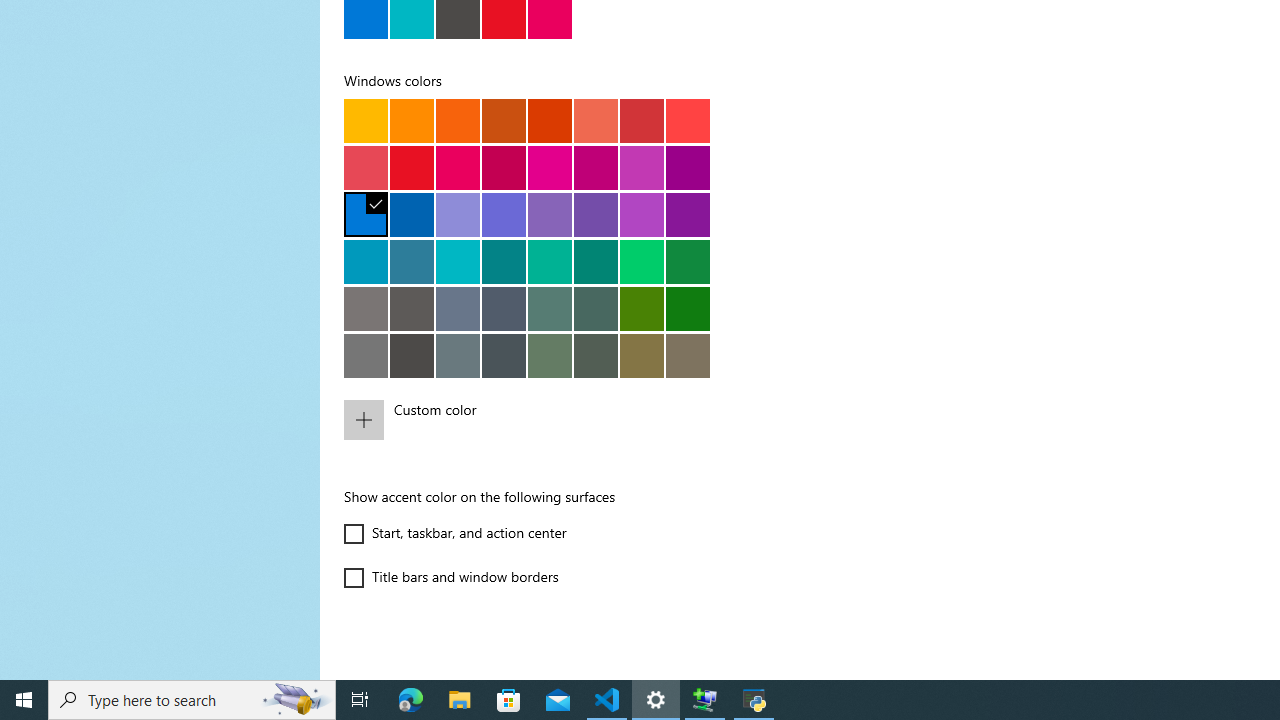  I want to click on 'Gold', so click(411, 120).